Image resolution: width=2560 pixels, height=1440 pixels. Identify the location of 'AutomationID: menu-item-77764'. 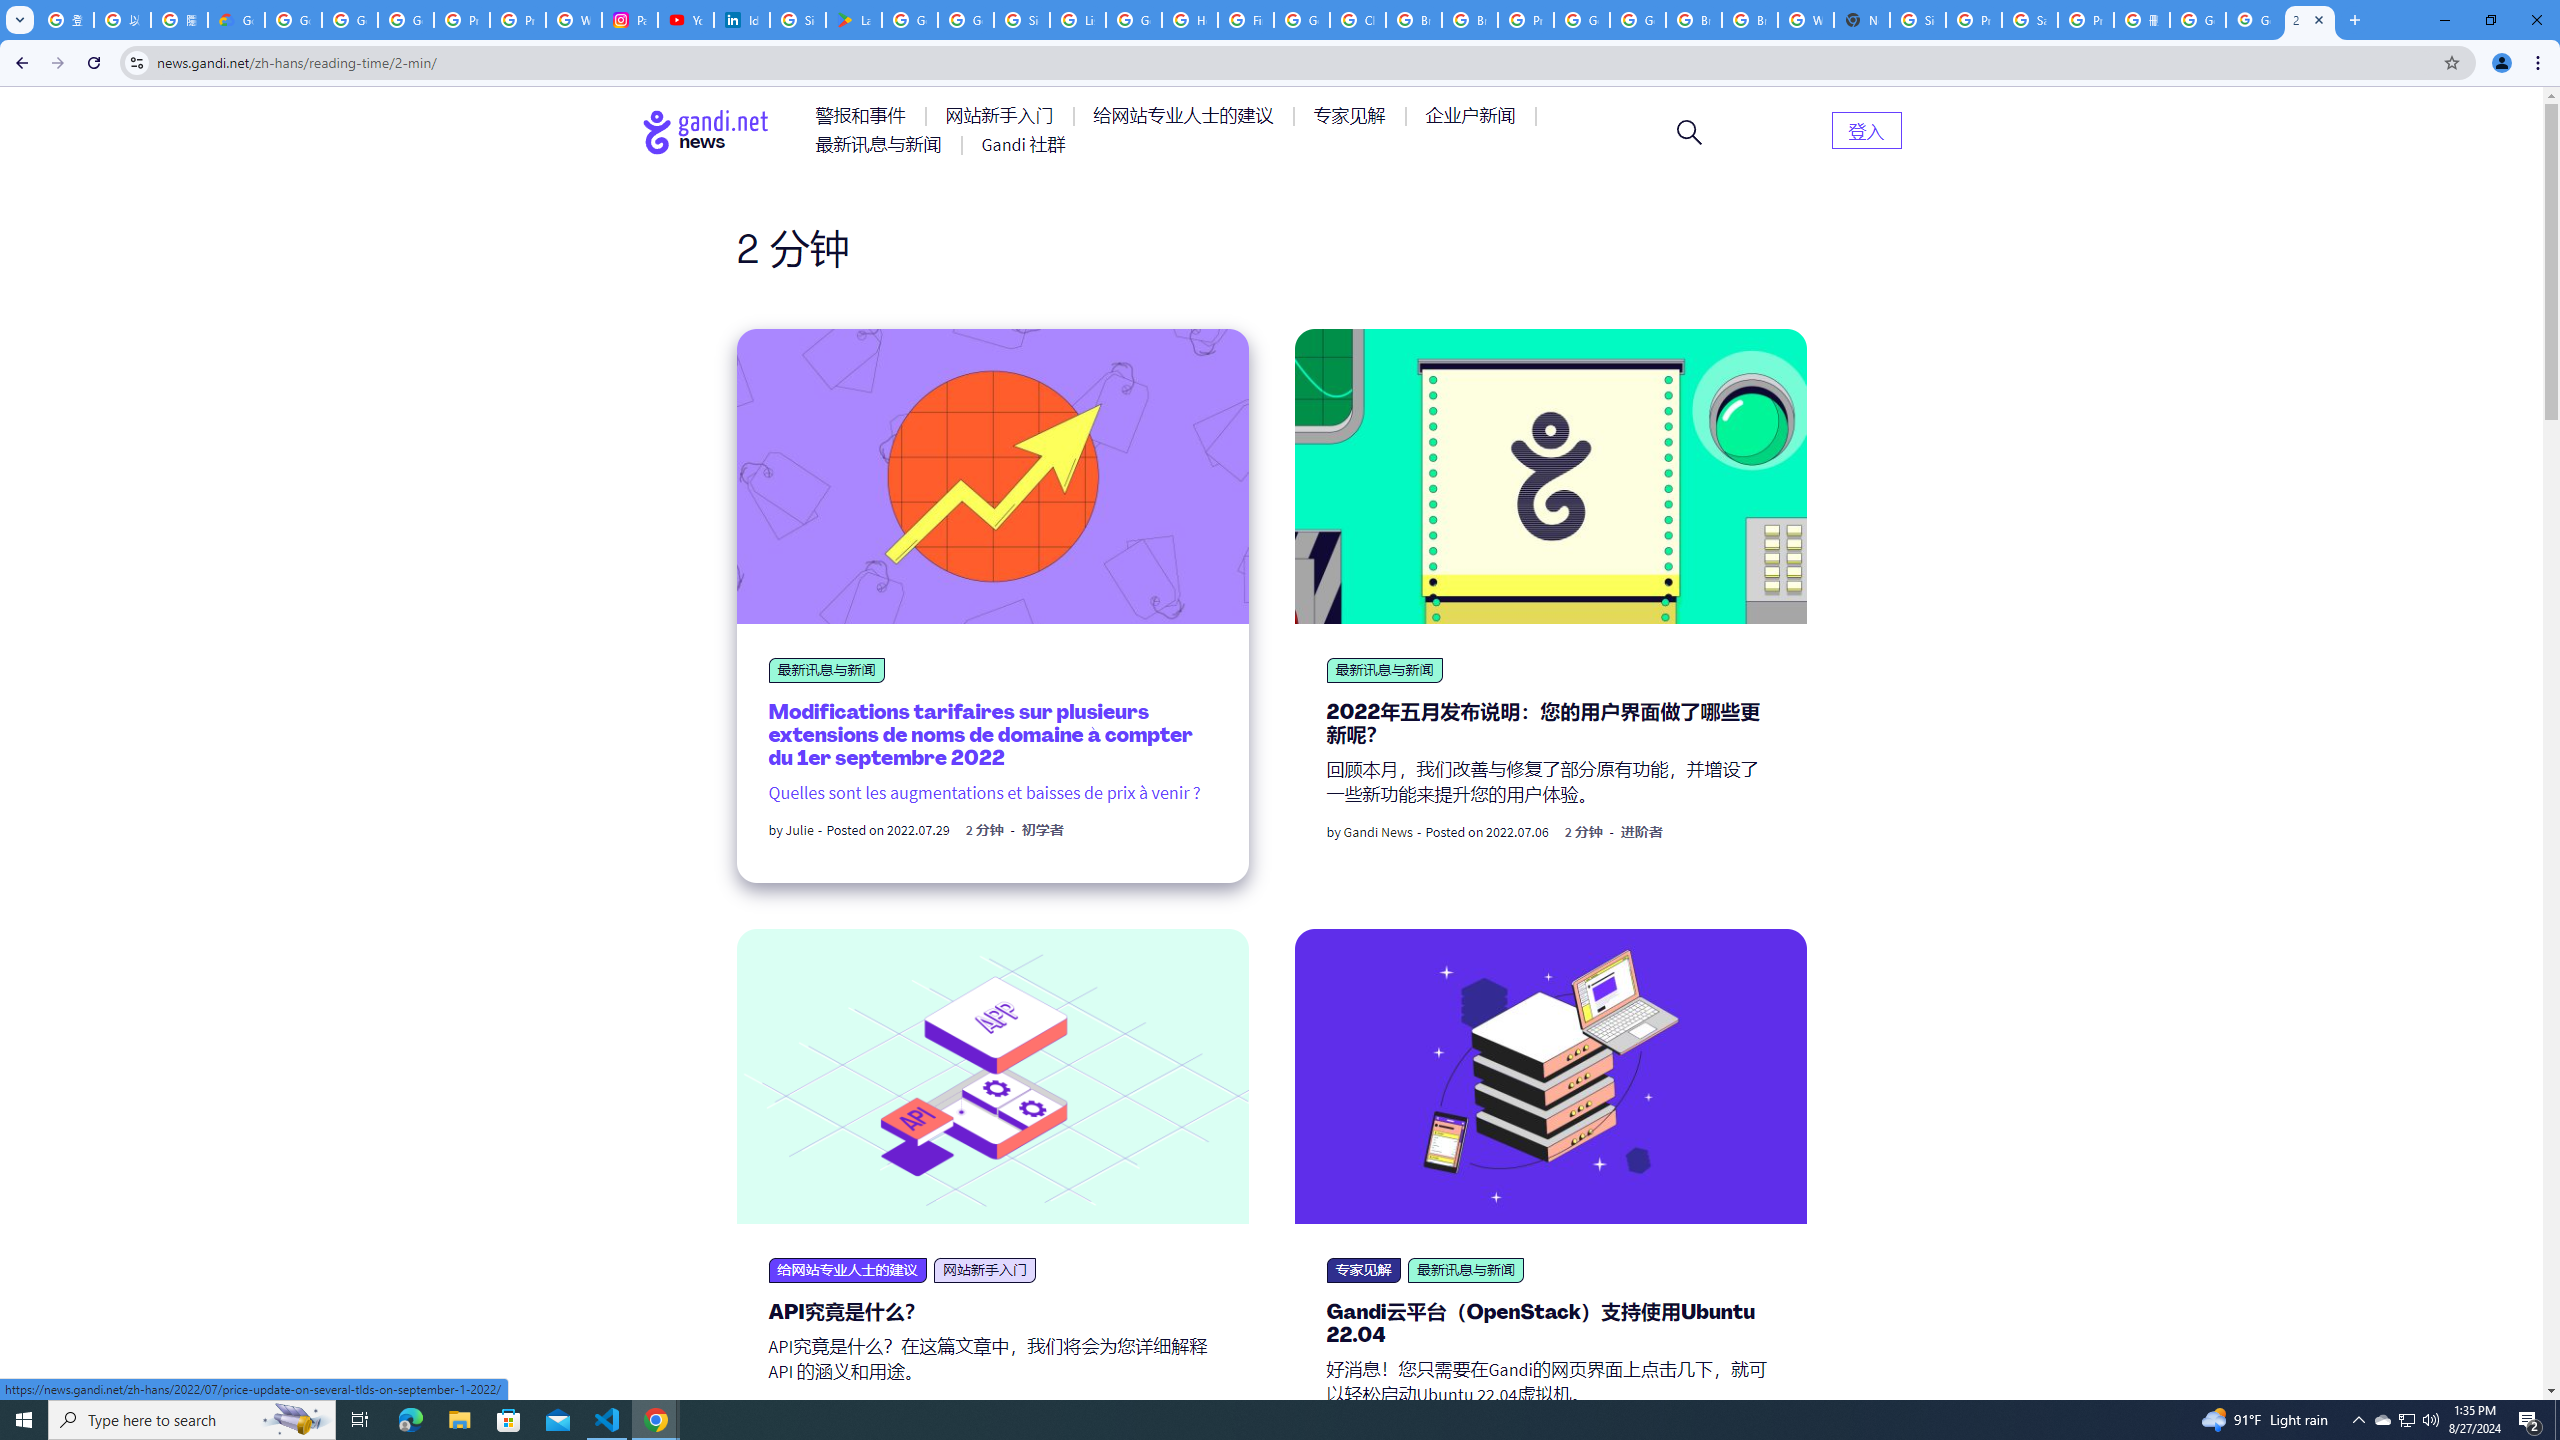
(1352, 114).